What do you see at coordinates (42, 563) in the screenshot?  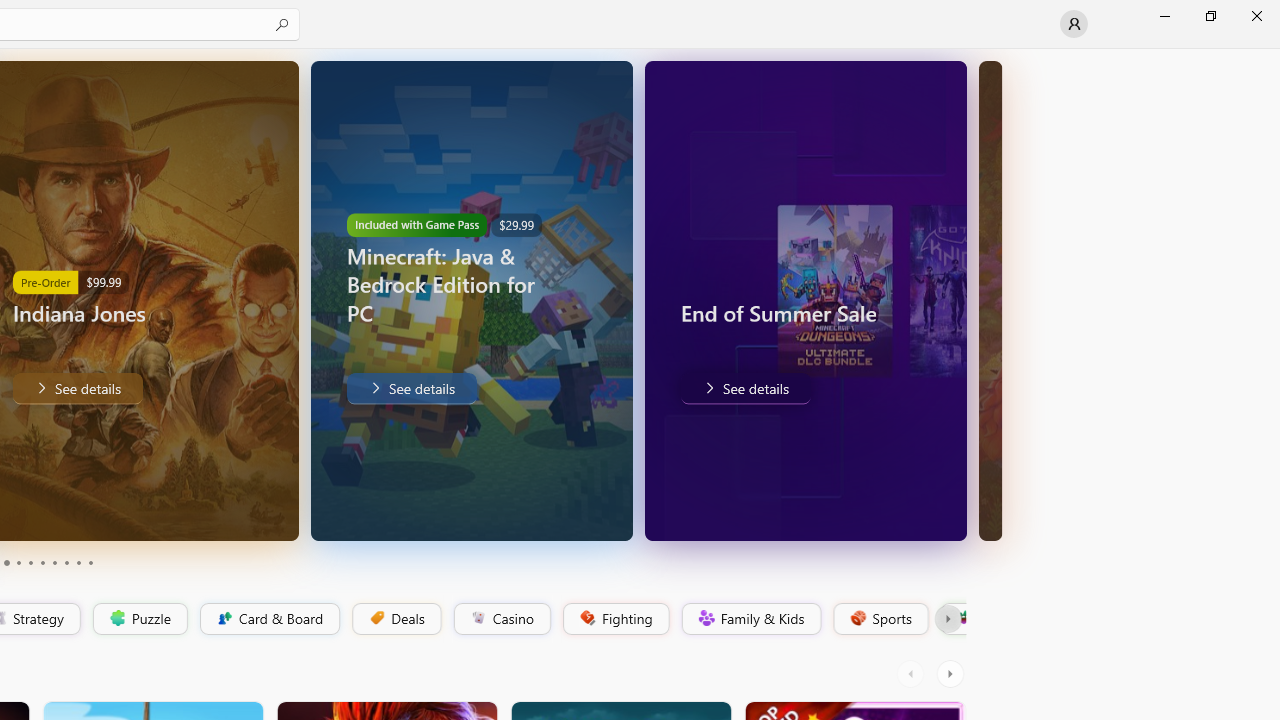 I see `'Page 6'` at bounding box center [42, 563].